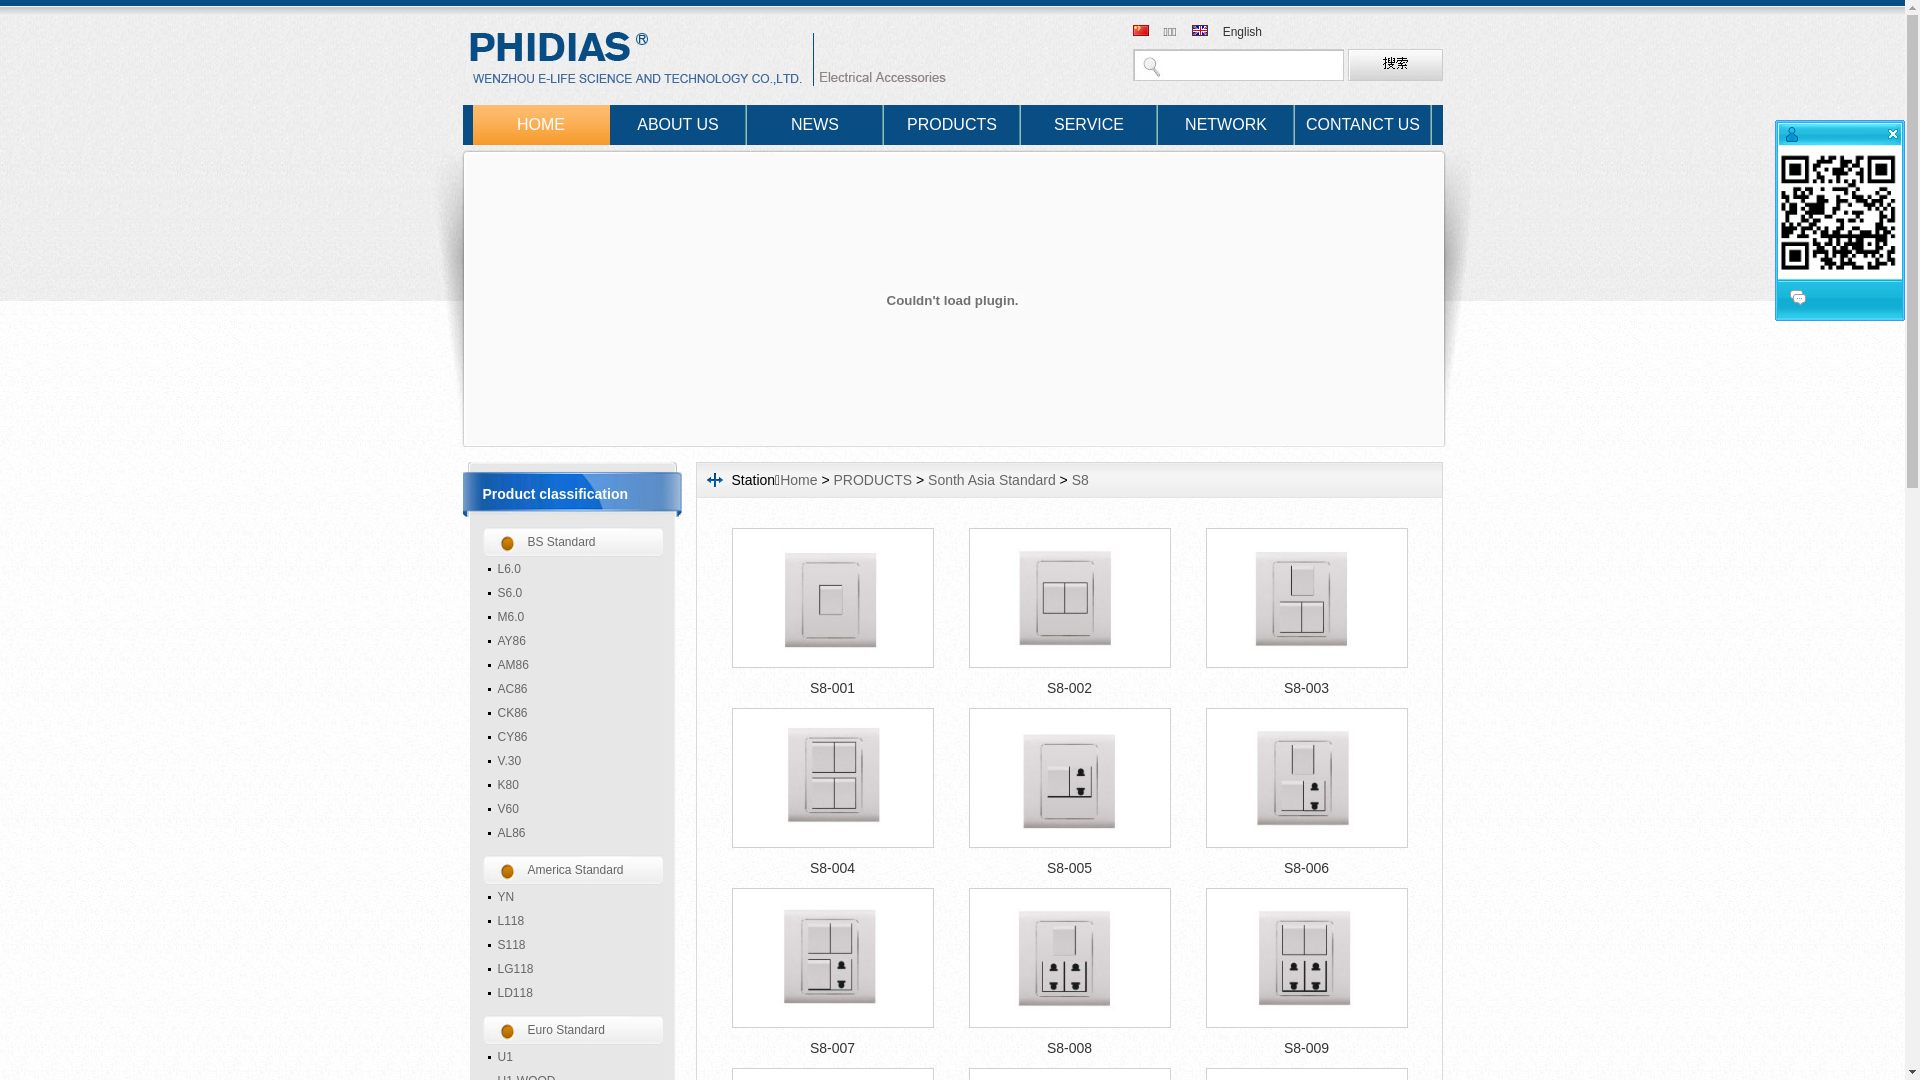  Describe the element at coordinates (744, 124) in the screenshot. I see `'NEWS'` at that location.